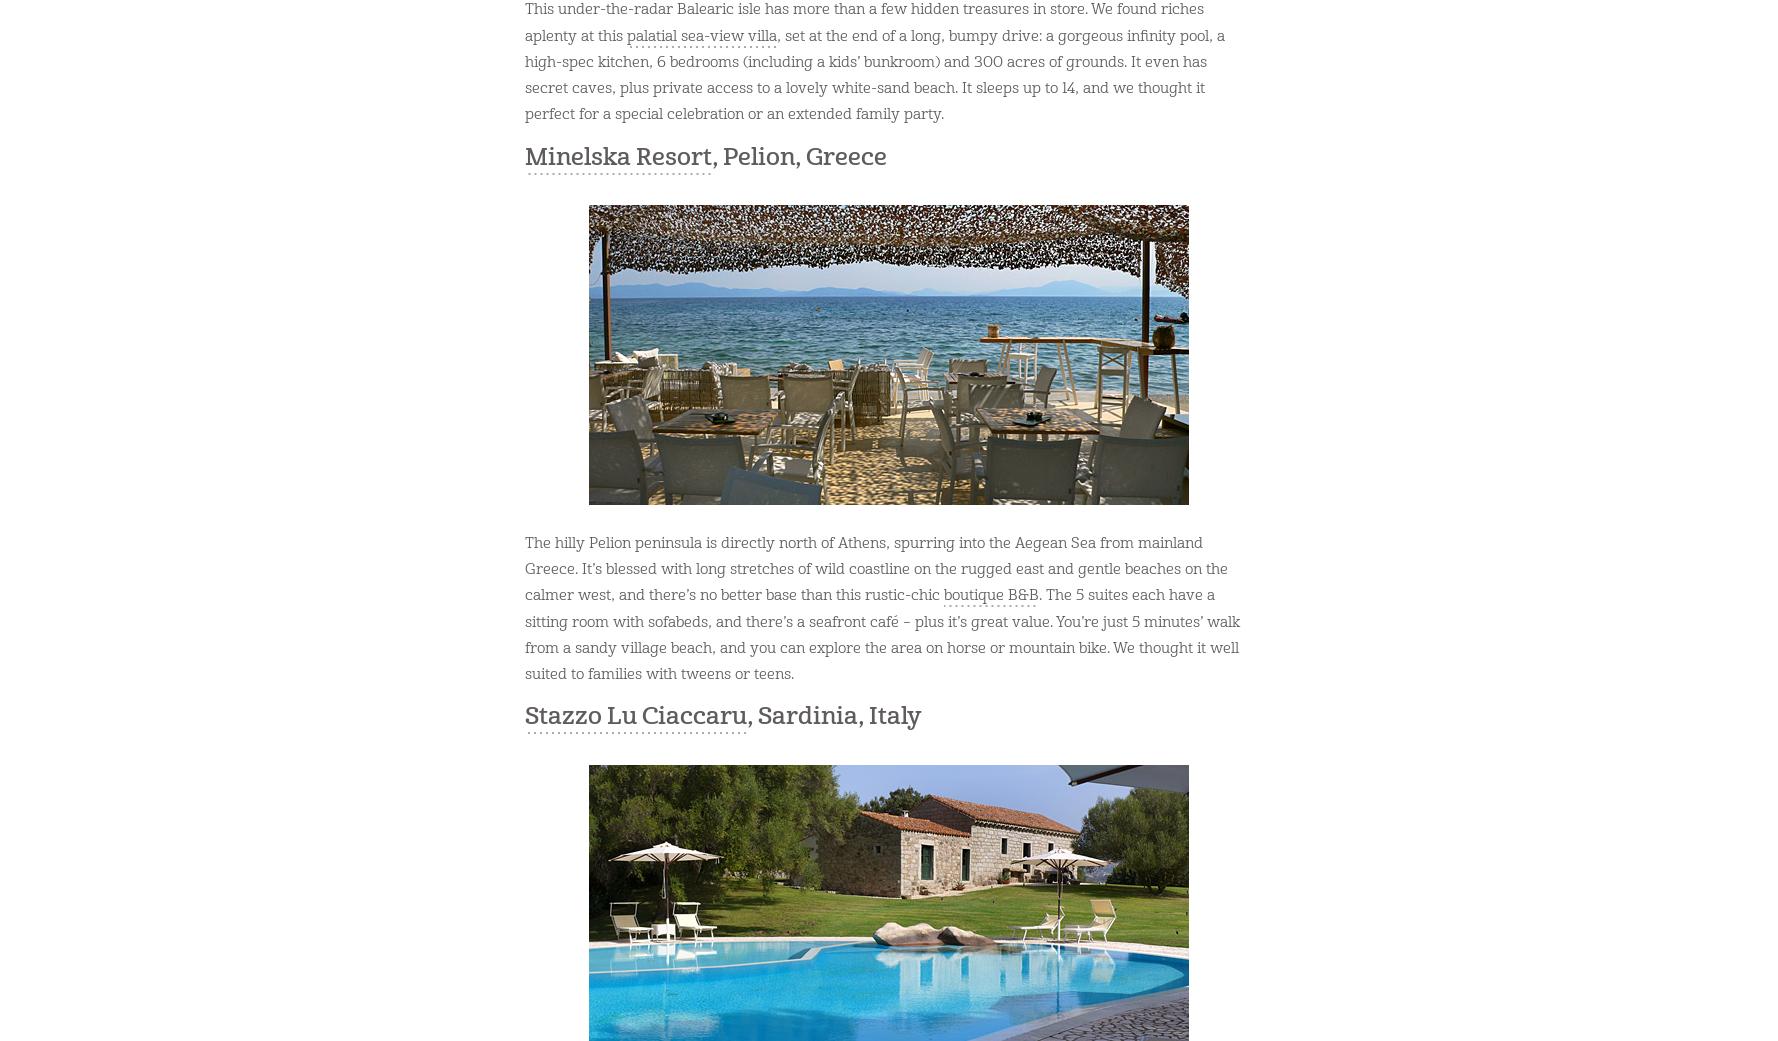 This screenshot has height=1041, width=1778. Describe the element at coordinates (799, 156) in the screenshot. I see `', Pelion, Greece'` at that location.